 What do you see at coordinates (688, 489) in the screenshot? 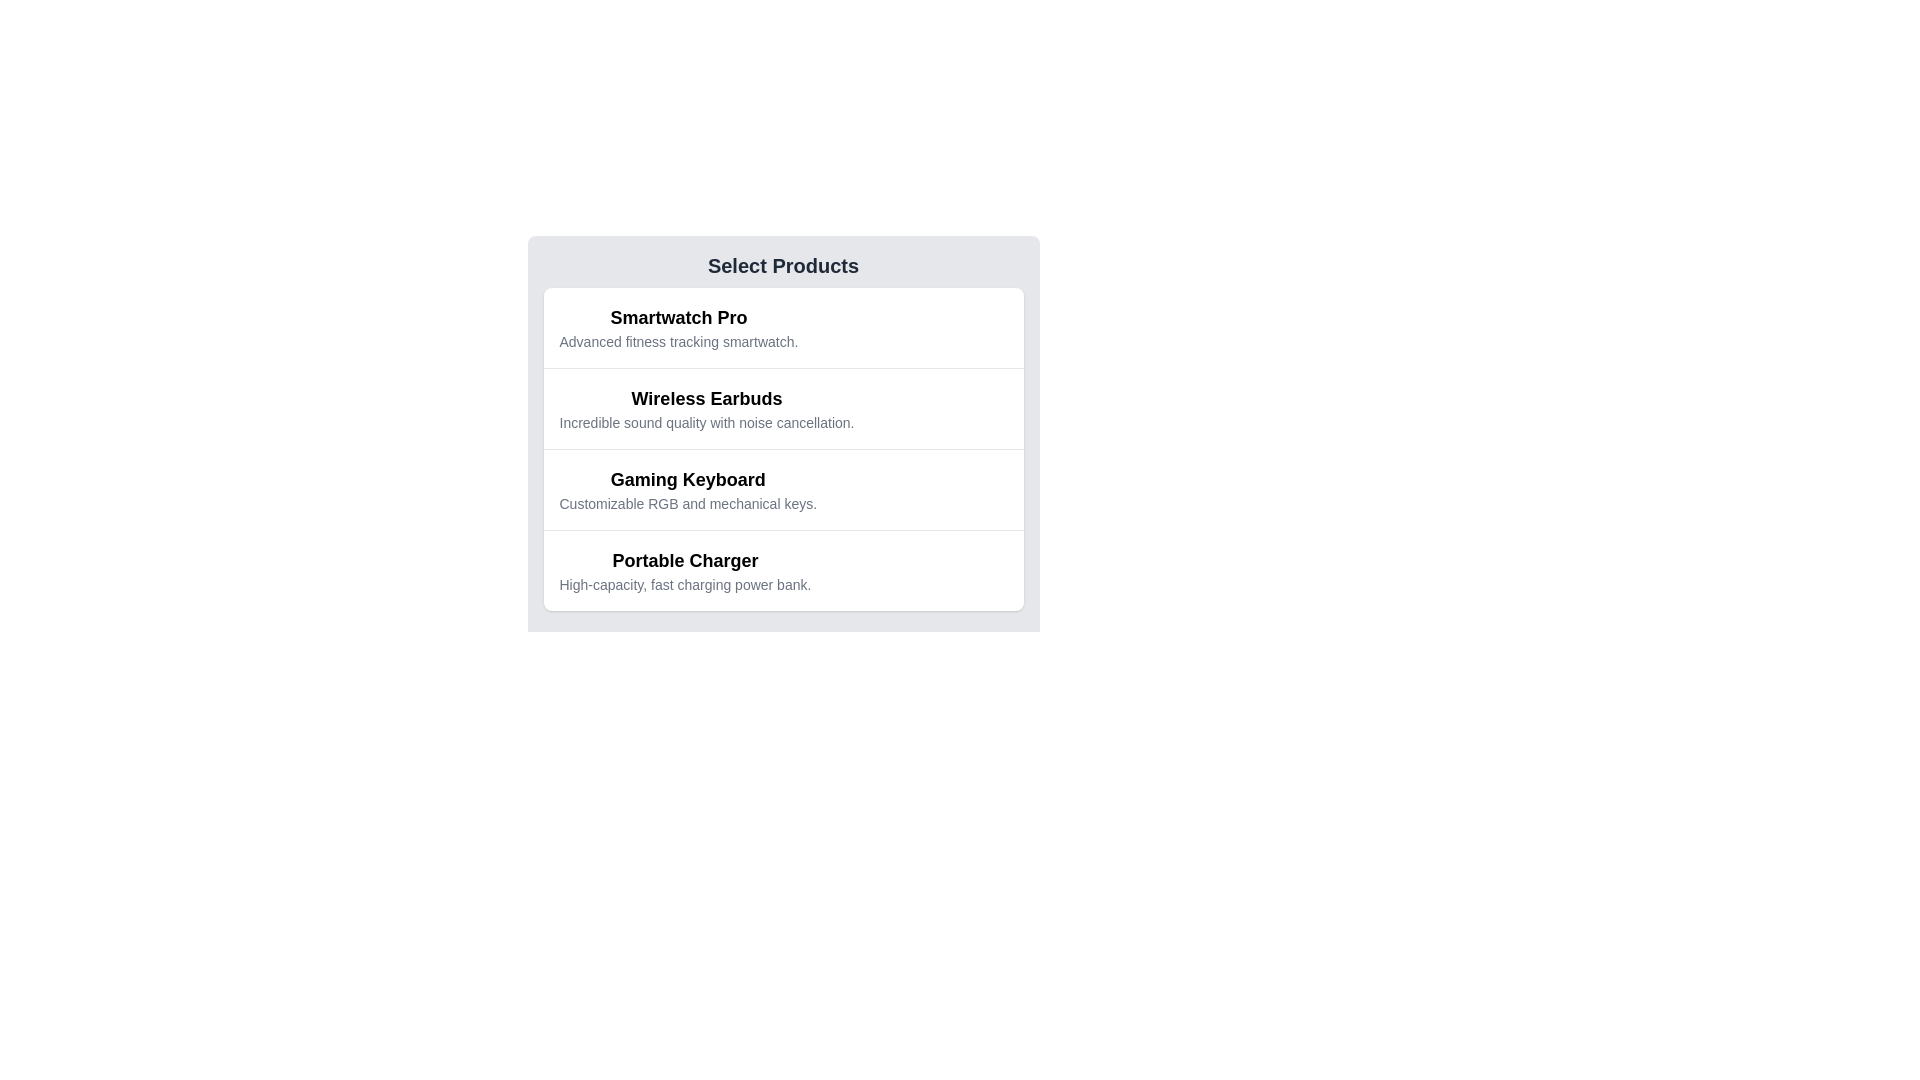
I see `the Text block that presents the name and description of the 'Gaming Keyboard'` at bounding box center [688, 489].